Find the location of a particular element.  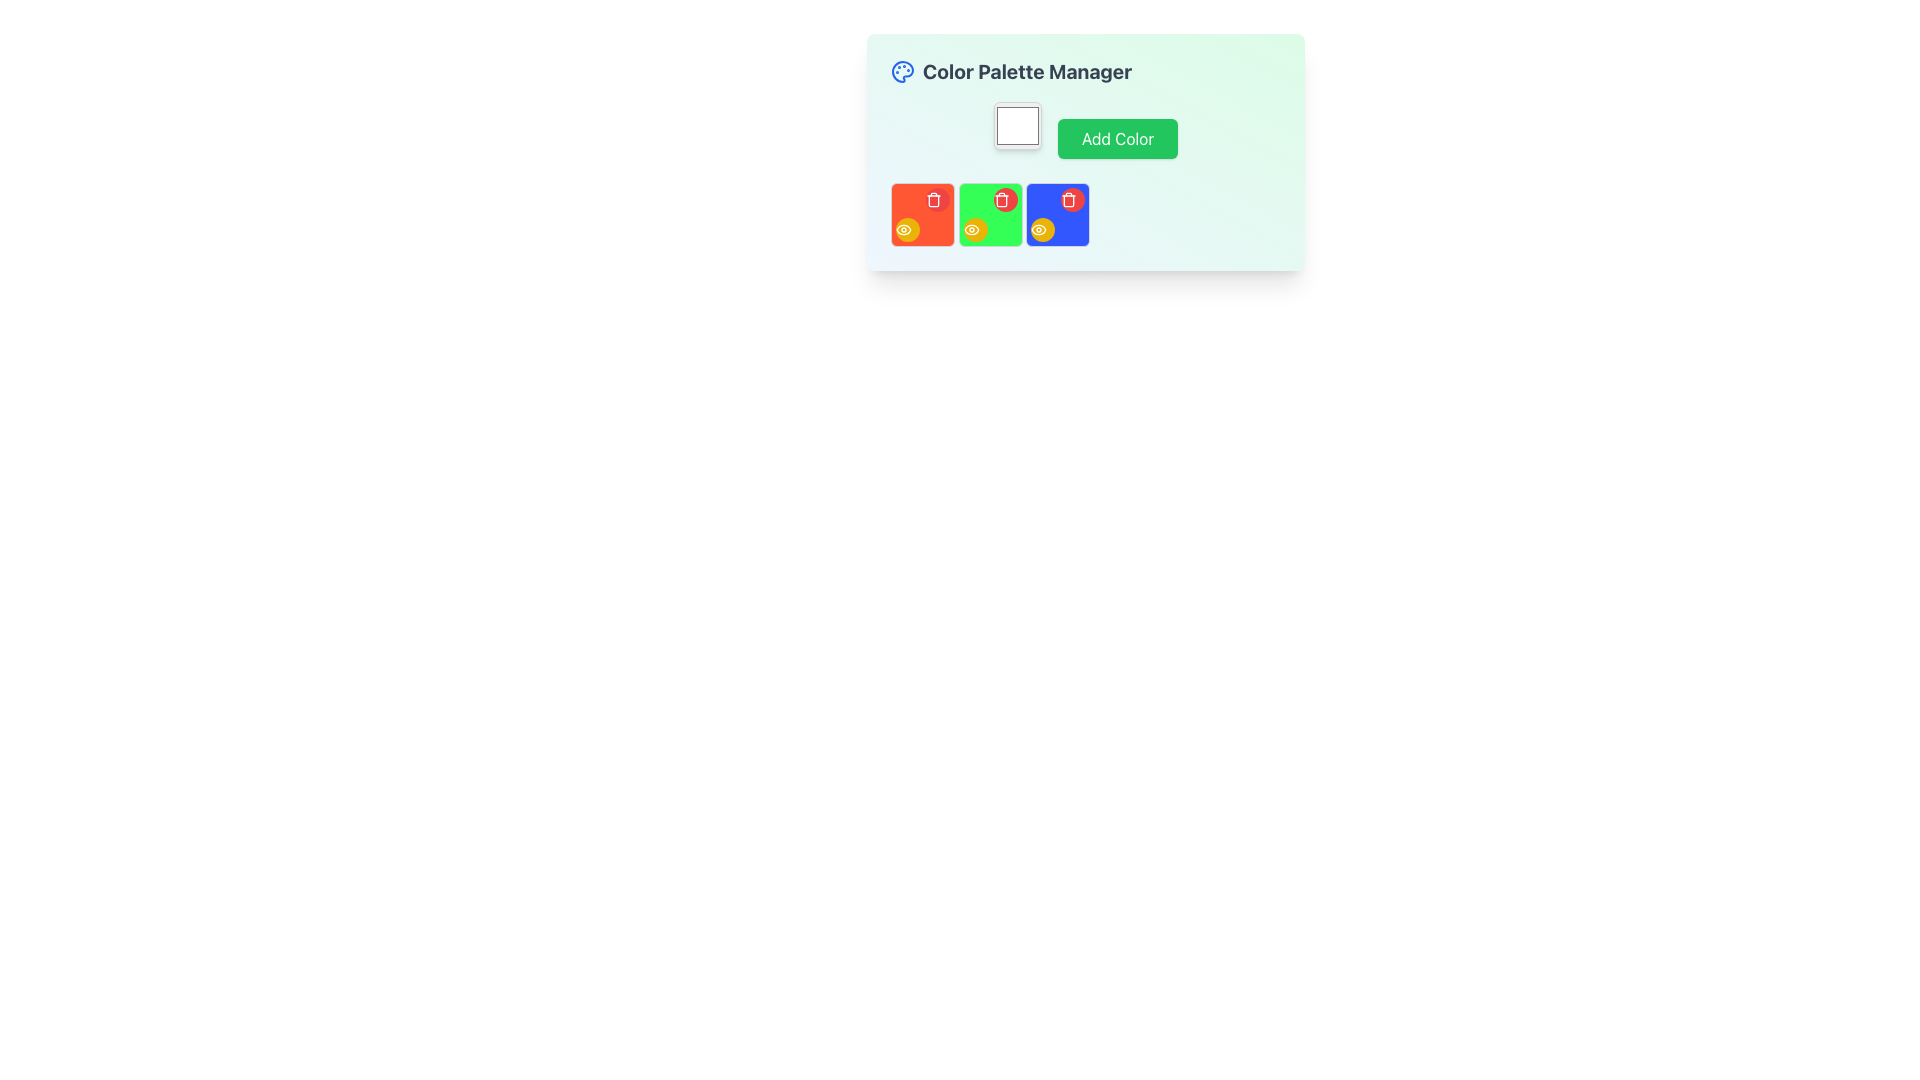

the delete button located at the top-right corner of the blue rectangular block to initiate the delete operation is located at coordinates (1072, 200).